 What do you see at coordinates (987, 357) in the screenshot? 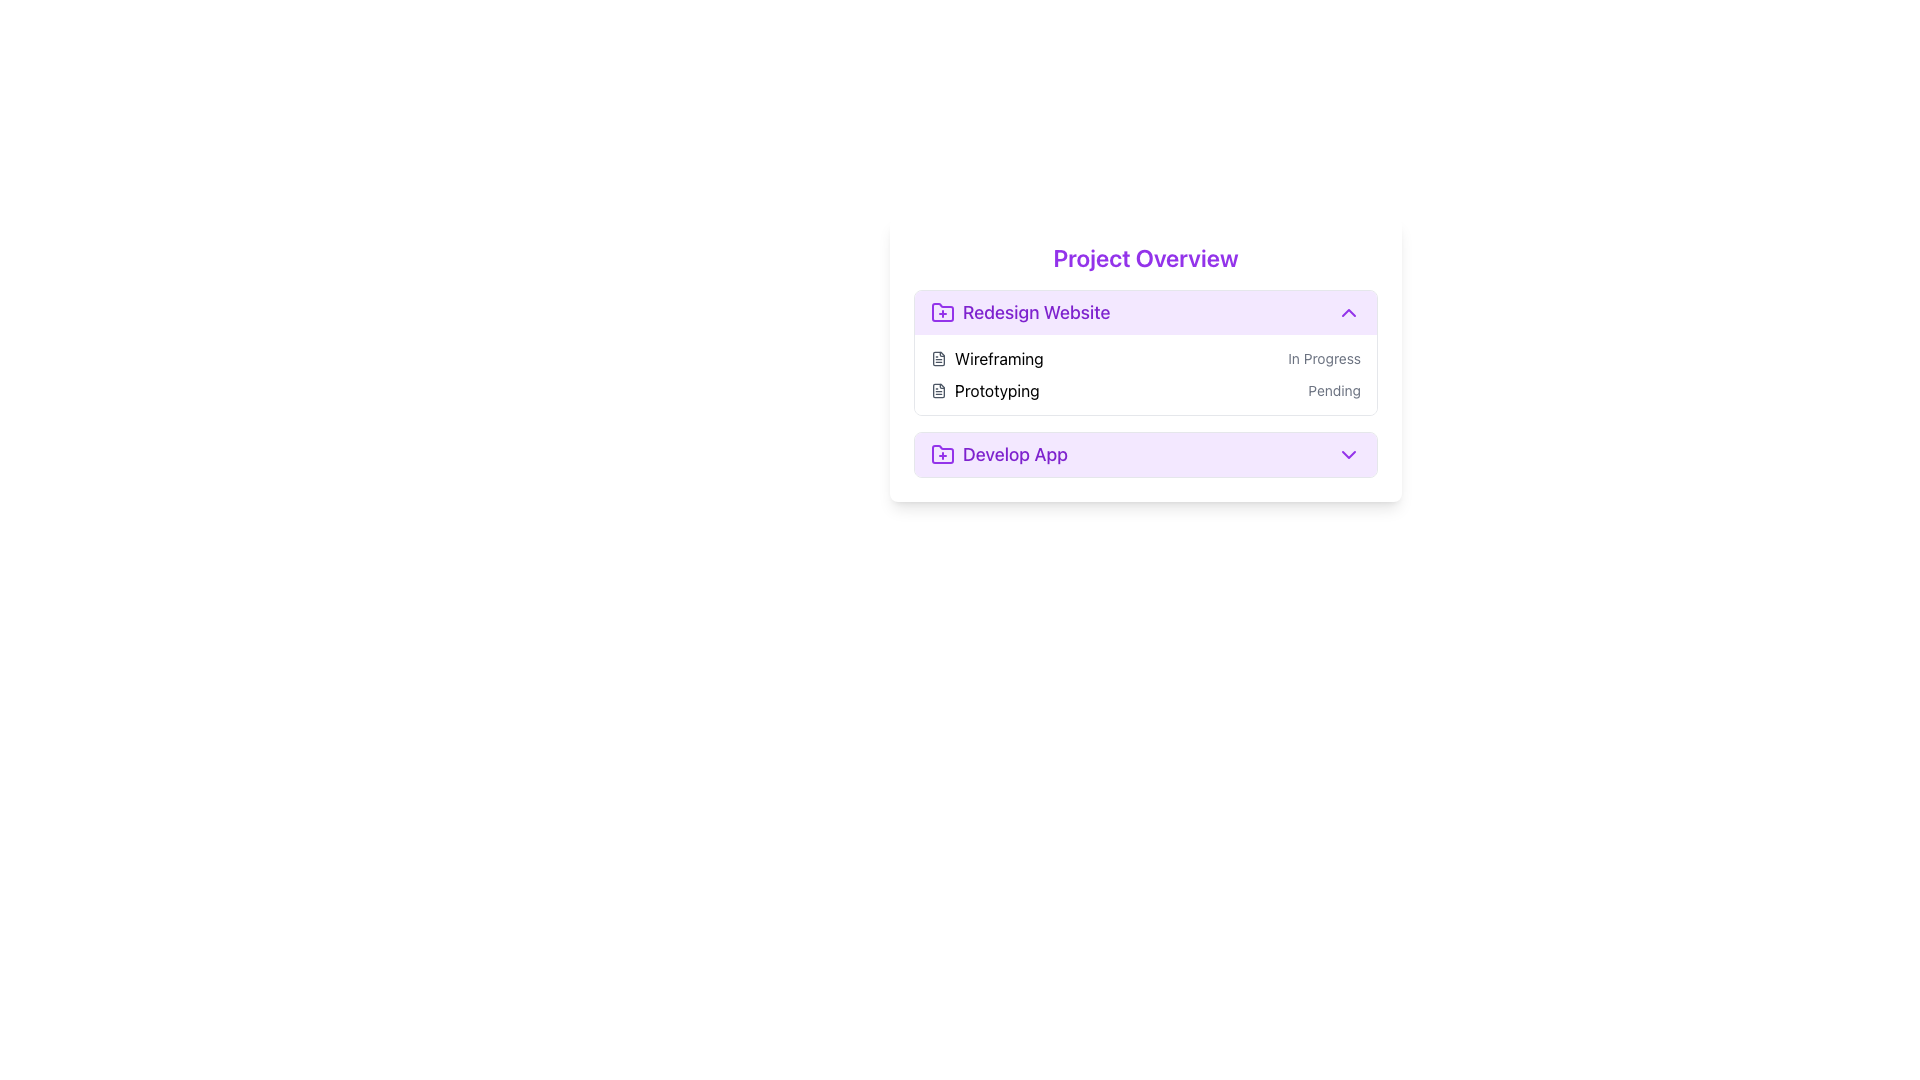
I see `the 'Wireframing' text label, which is located to the right of a document icon and the first item under the 'Redesign Website' section` at bounding box center [987, 357].